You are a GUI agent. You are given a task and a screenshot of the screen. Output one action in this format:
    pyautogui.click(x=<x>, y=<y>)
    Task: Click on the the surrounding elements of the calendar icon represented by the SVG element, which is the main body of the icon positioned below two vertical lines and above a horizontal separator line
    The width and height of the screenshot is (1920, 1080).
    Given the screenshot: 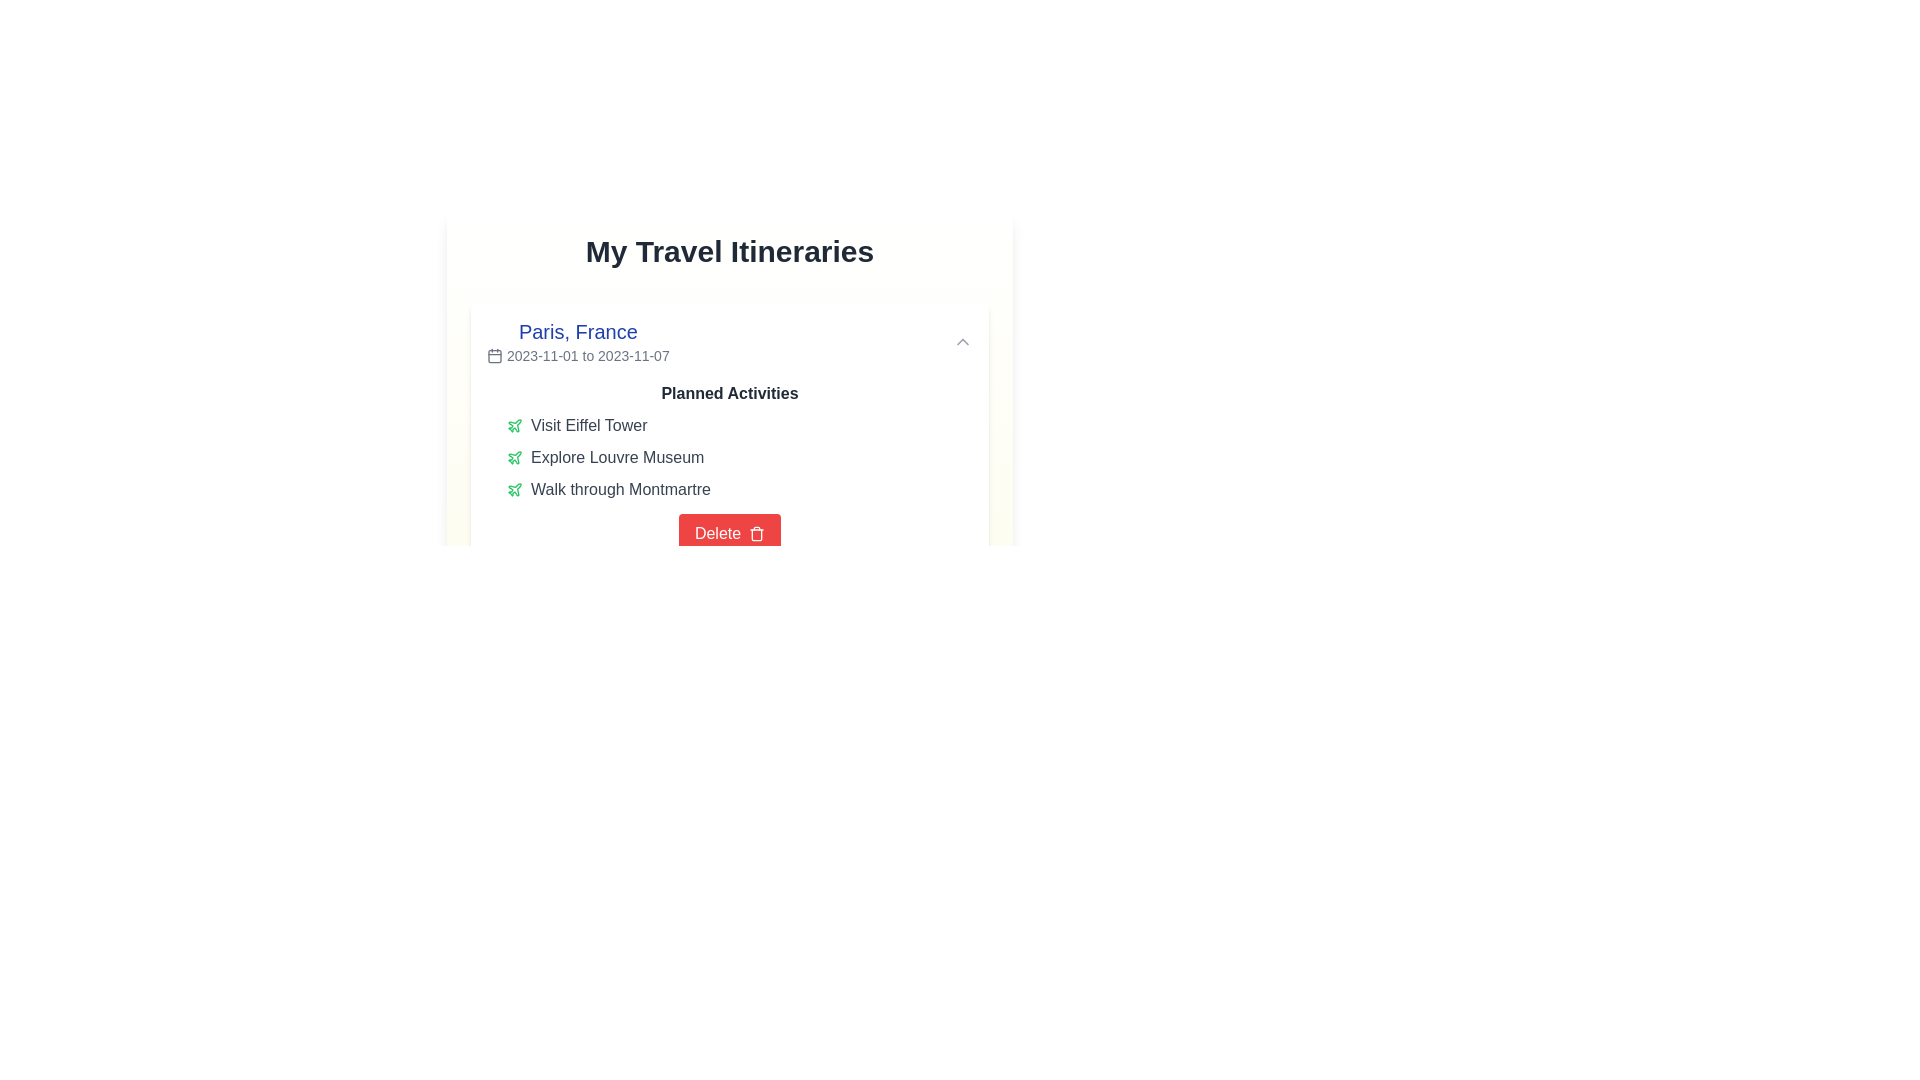 What is the action you would take?
    pyautogui.click(x=494, y=354)
    